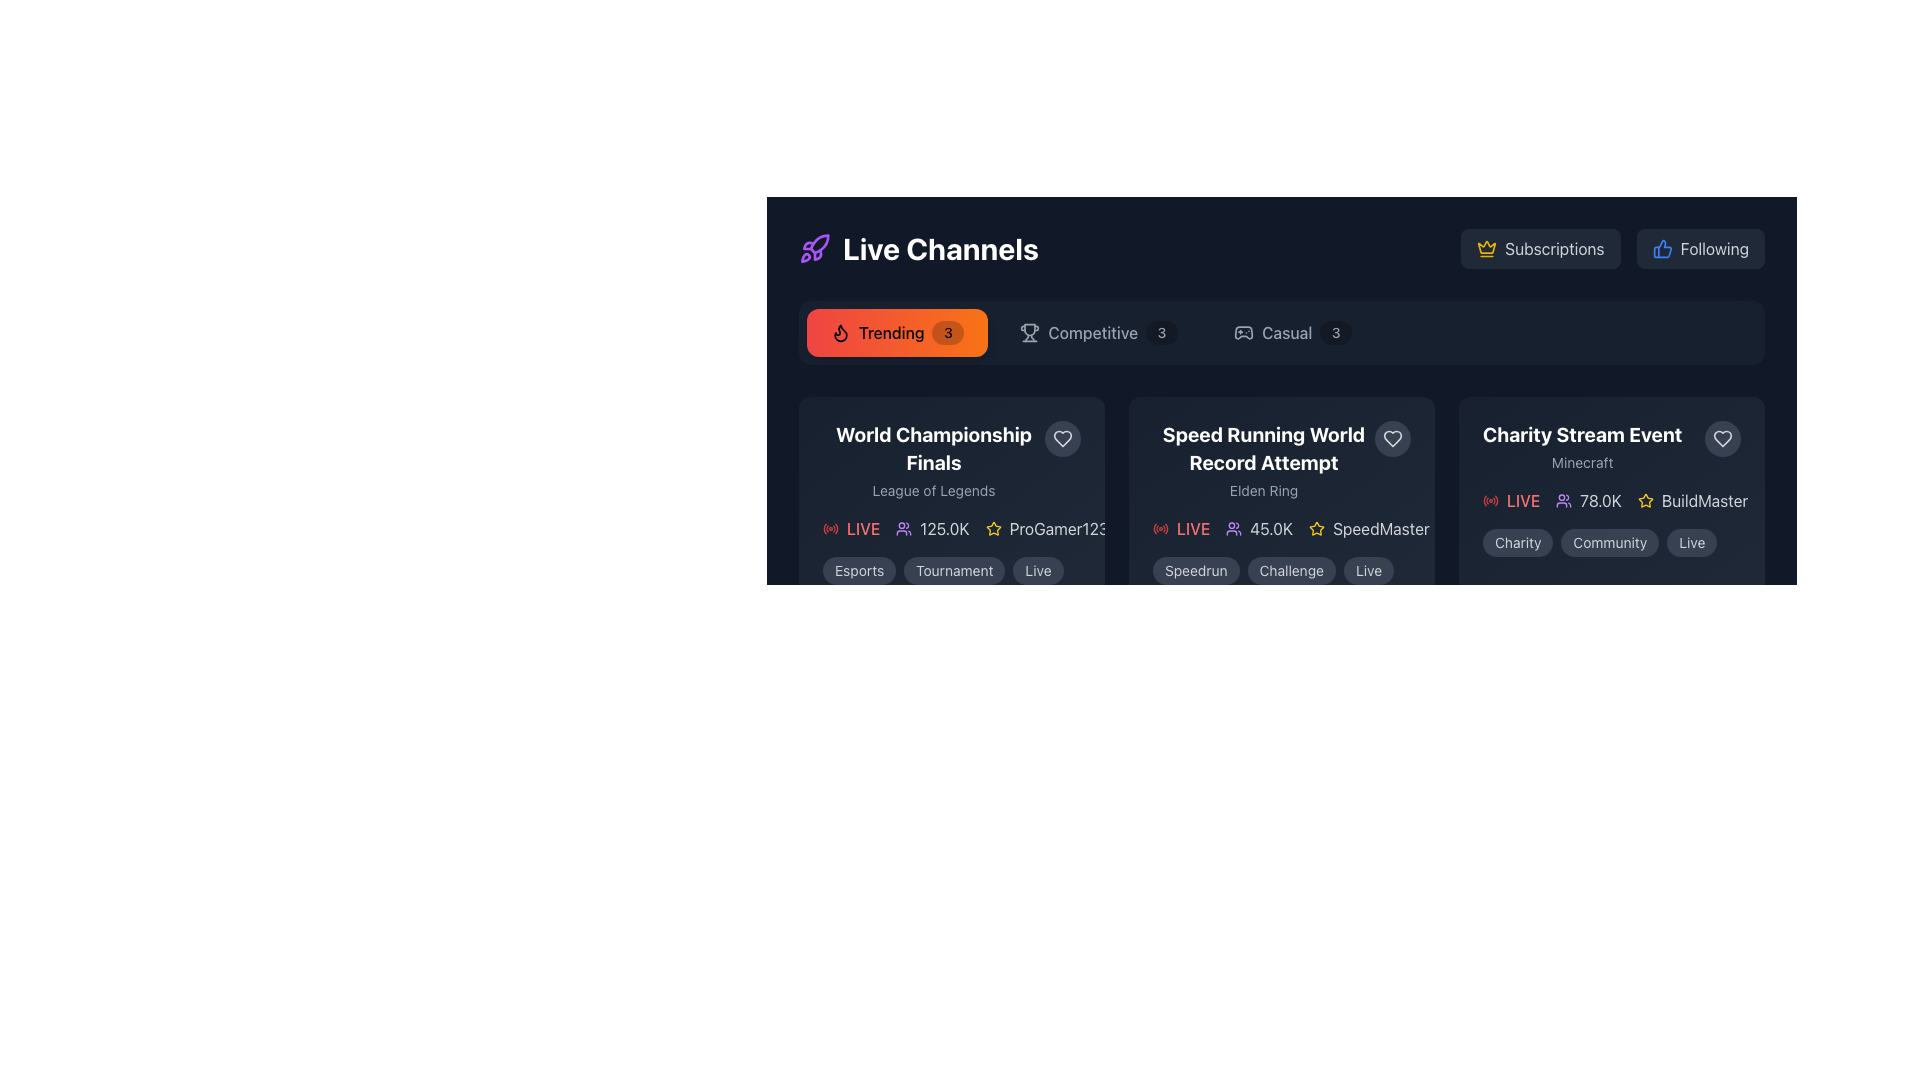 This screenshot has width=1920, height=1080. I want to click on the prominent large, bold white text reading 'Live Channels', which is displayed in a modern sans-serif font against a dark background, located just right of a purple rocket-like icon at the top-left area of the interface, so click(939, 248).